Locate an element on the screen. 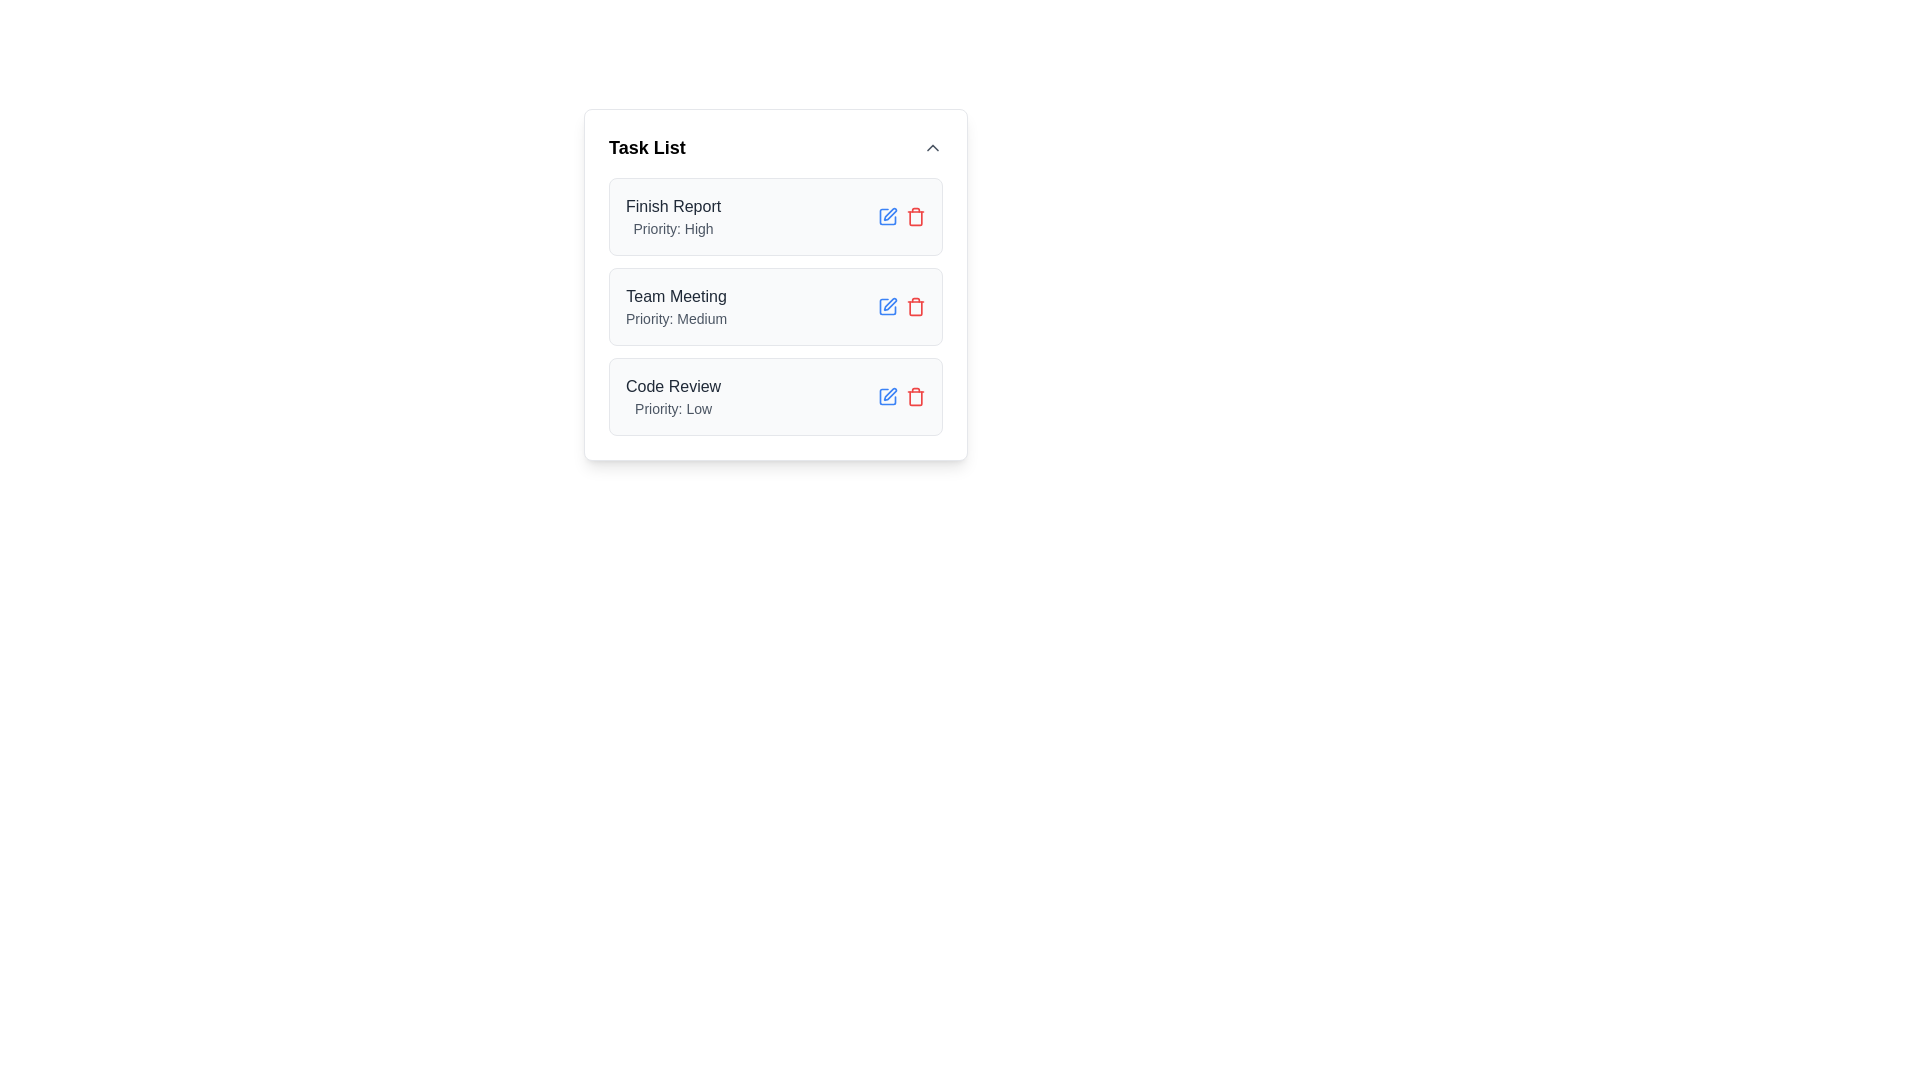  the red trash bin icon for delete function, located beside the blue edit icon in the action icons row for the 'Code Review' task is located at coordinates (915, 397).